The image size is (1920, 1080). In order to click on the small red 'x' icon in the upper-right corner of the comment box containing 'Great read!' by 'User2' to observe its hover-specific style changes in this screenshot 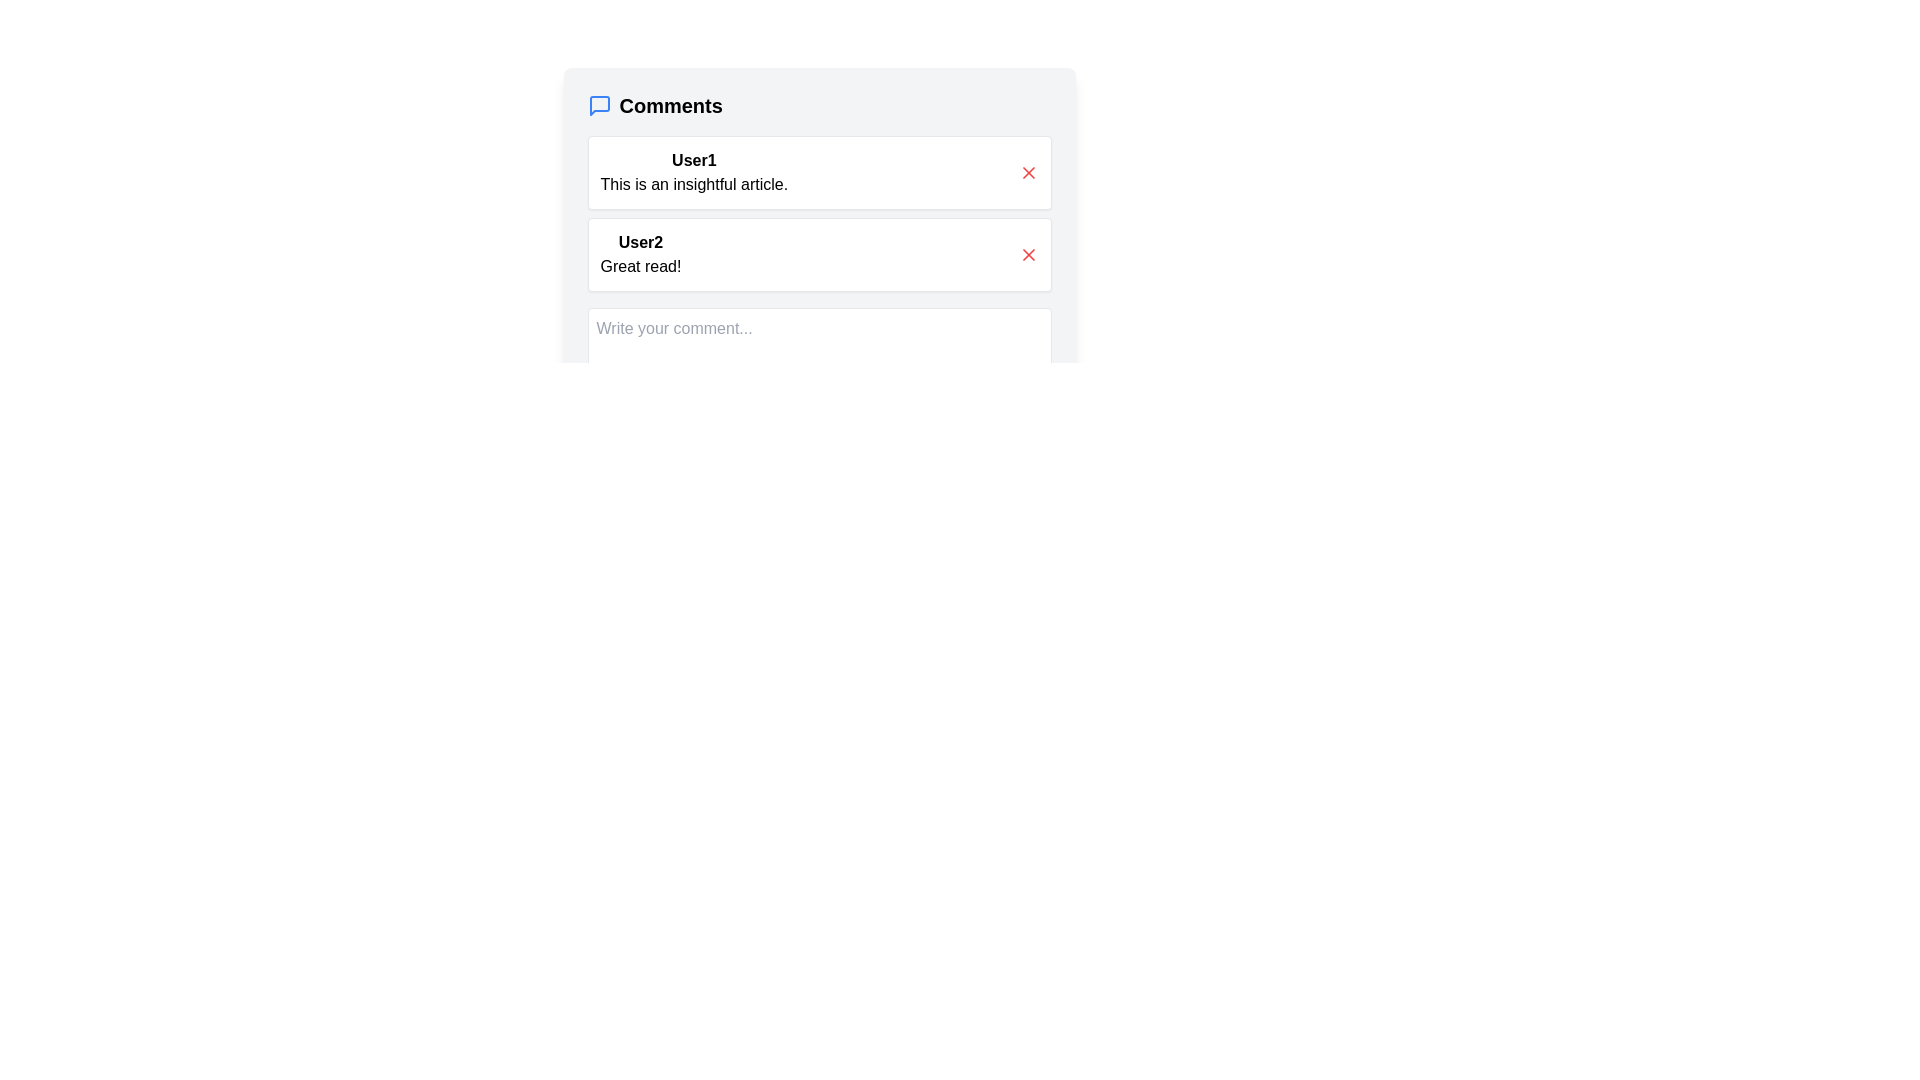, I will do `click(1028, 253)`.